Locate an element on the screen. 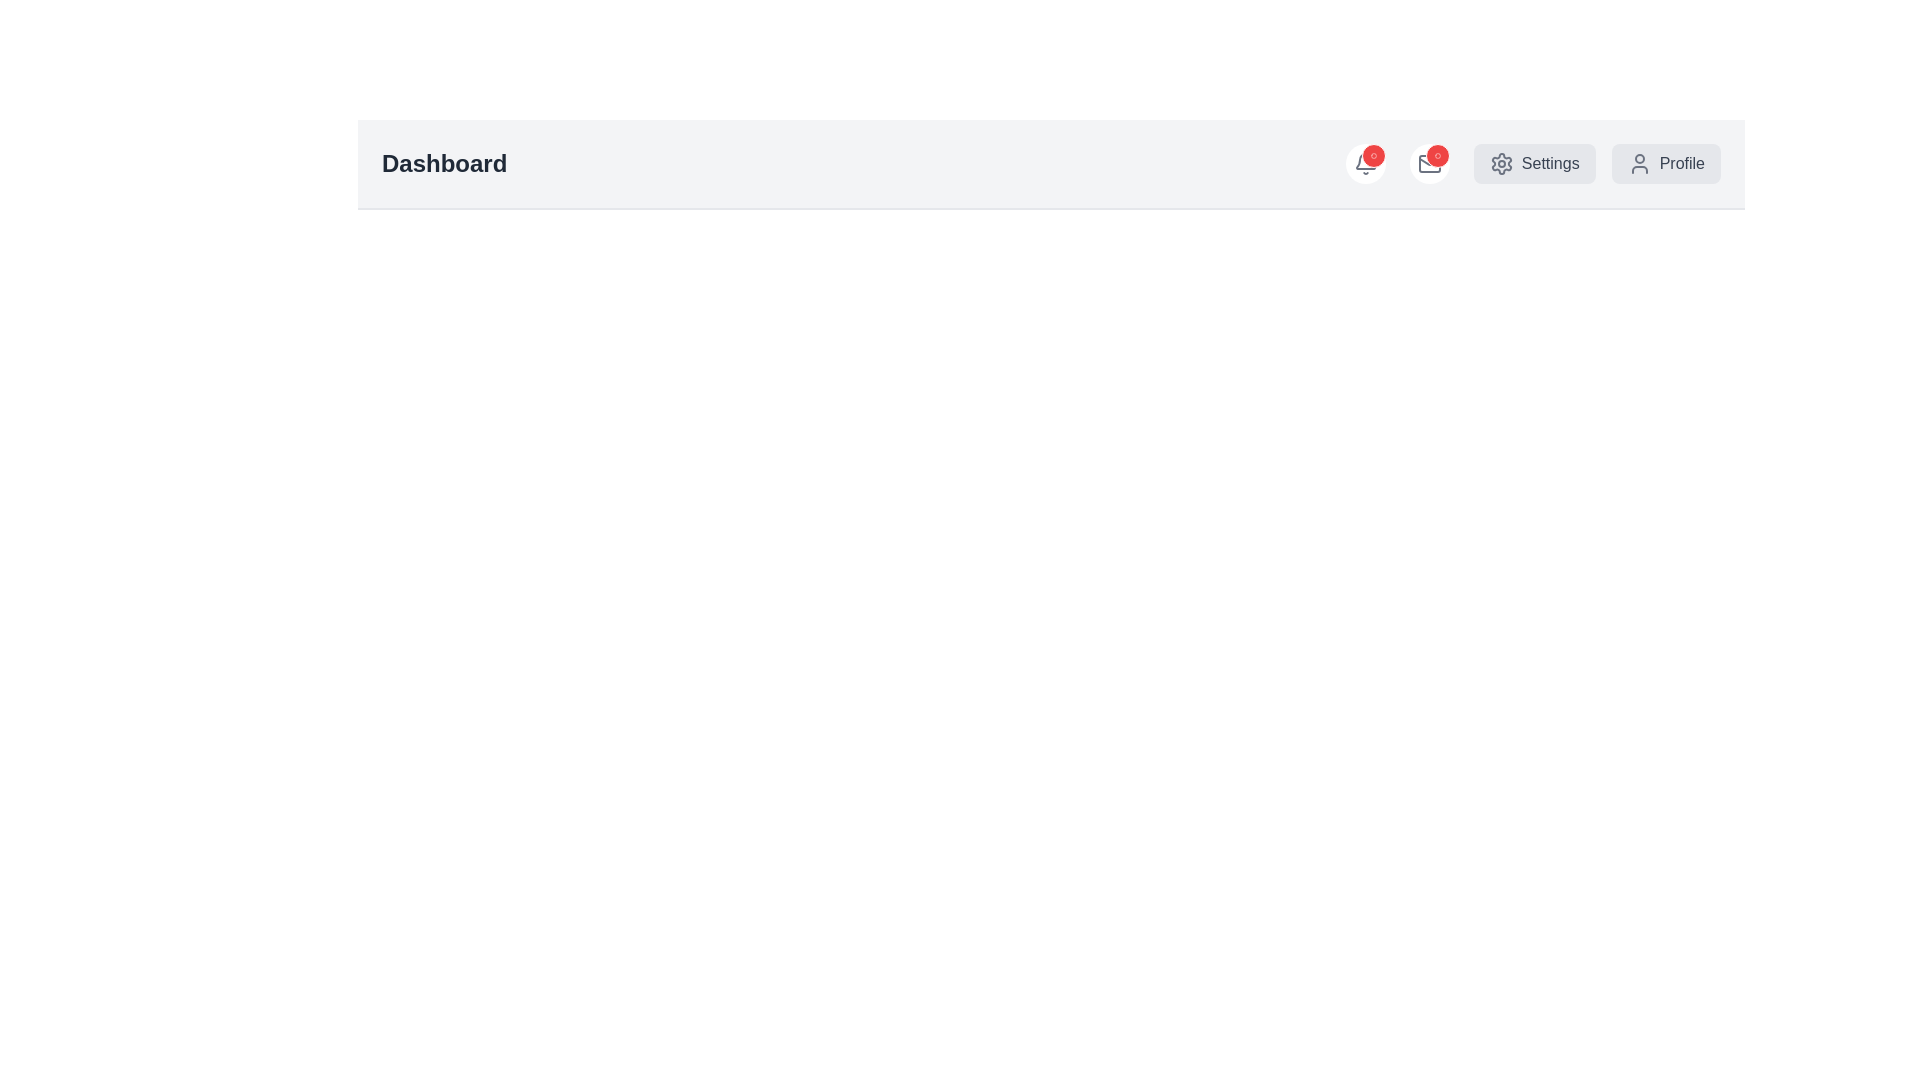  the 'Settings' button, which features a gear icon and is located at the top-right of the interface is located at coordinates (1533, 163).